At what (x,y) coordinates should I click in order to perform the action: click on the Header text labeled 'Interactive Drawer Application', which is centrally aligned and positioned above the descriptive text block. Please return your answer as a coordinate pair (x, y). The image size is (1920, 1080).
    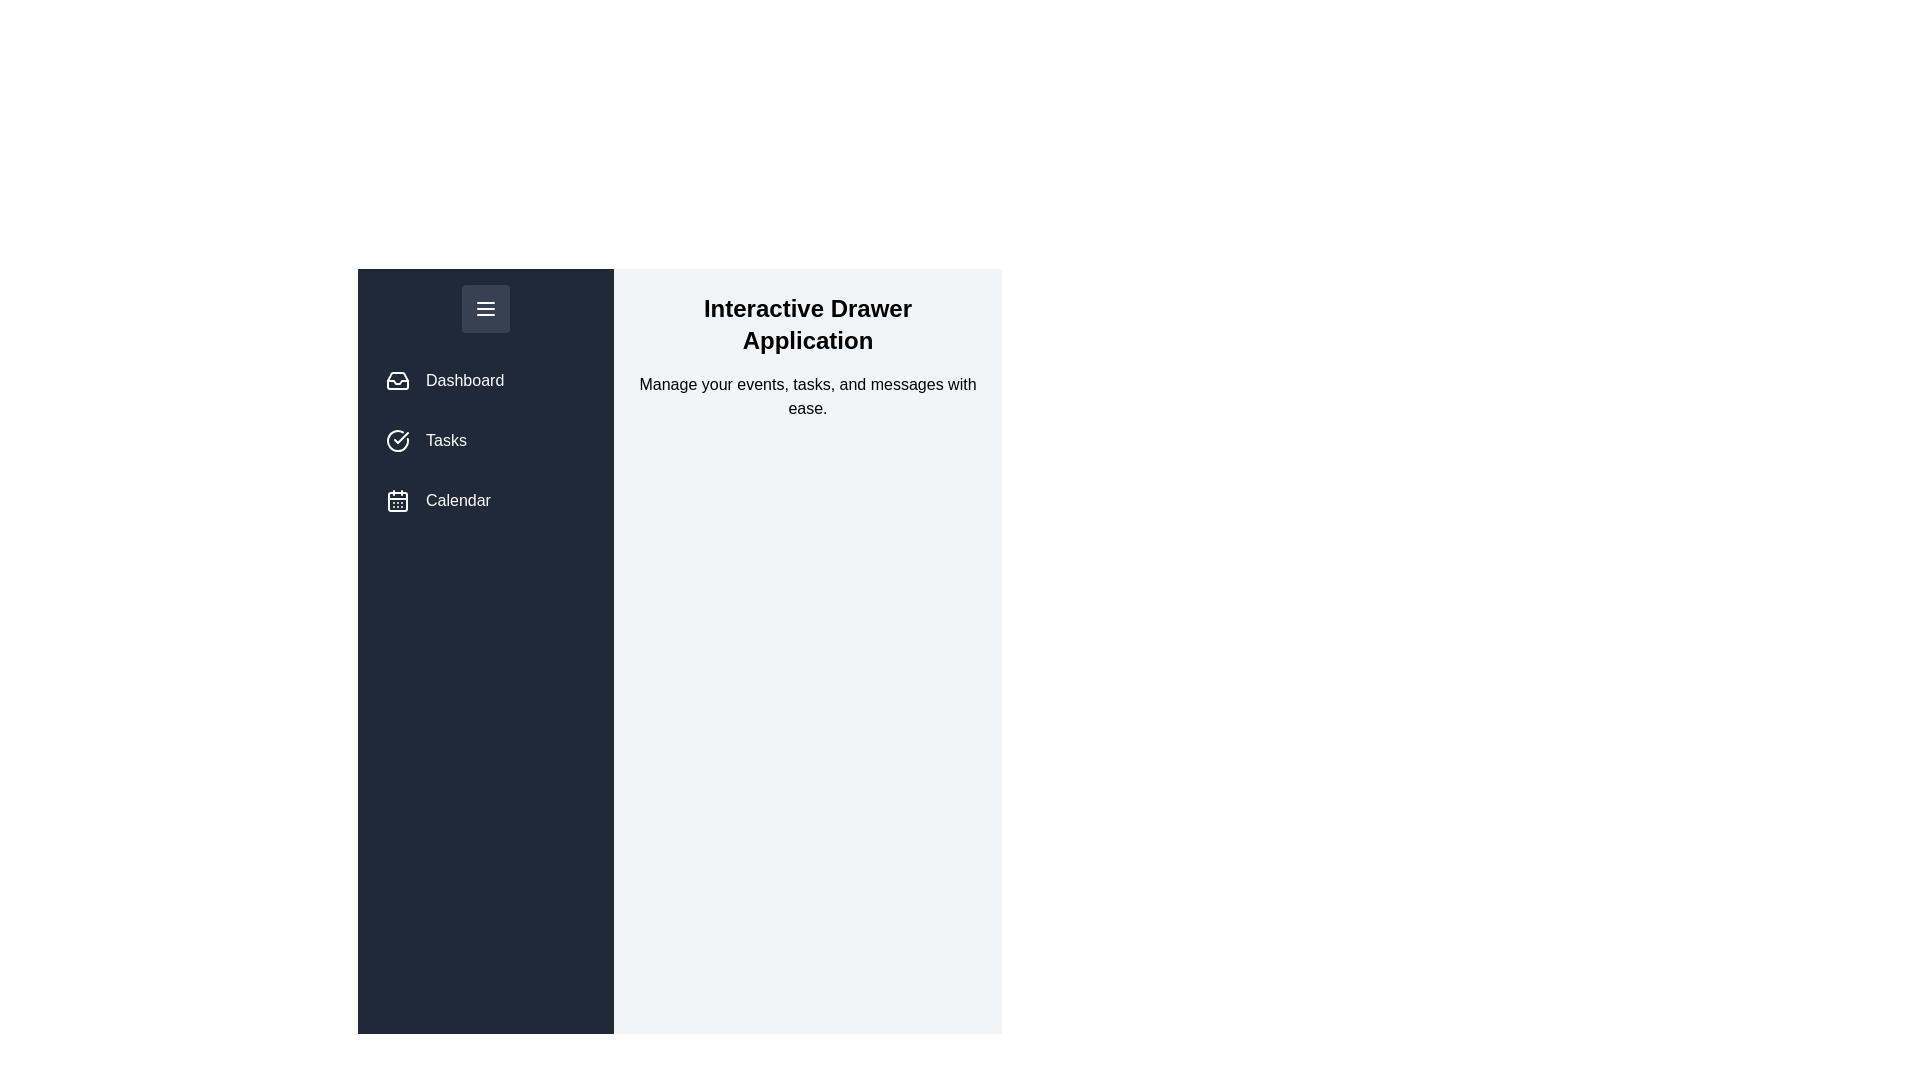
    Looking at the image, I should click on (807, 323).